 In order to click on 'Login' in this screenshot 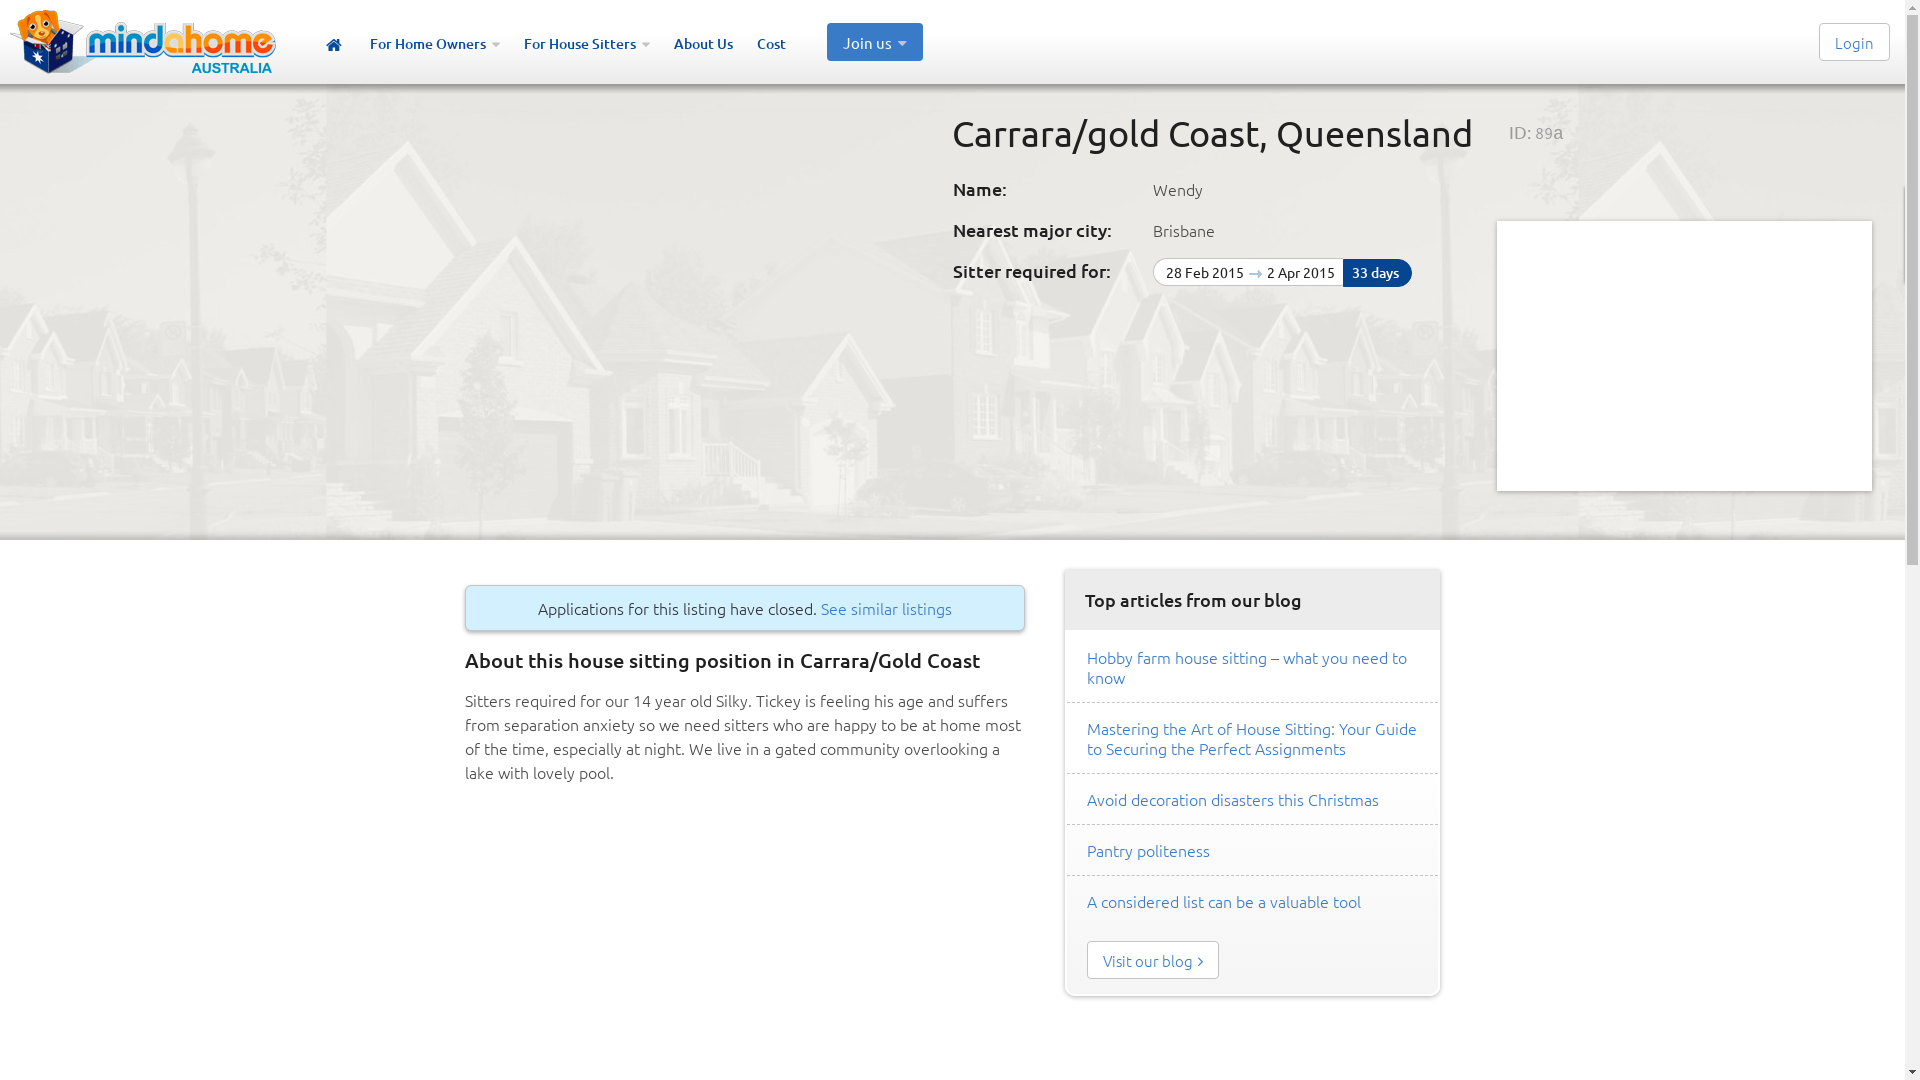, I will do `click(1853, 42)`.